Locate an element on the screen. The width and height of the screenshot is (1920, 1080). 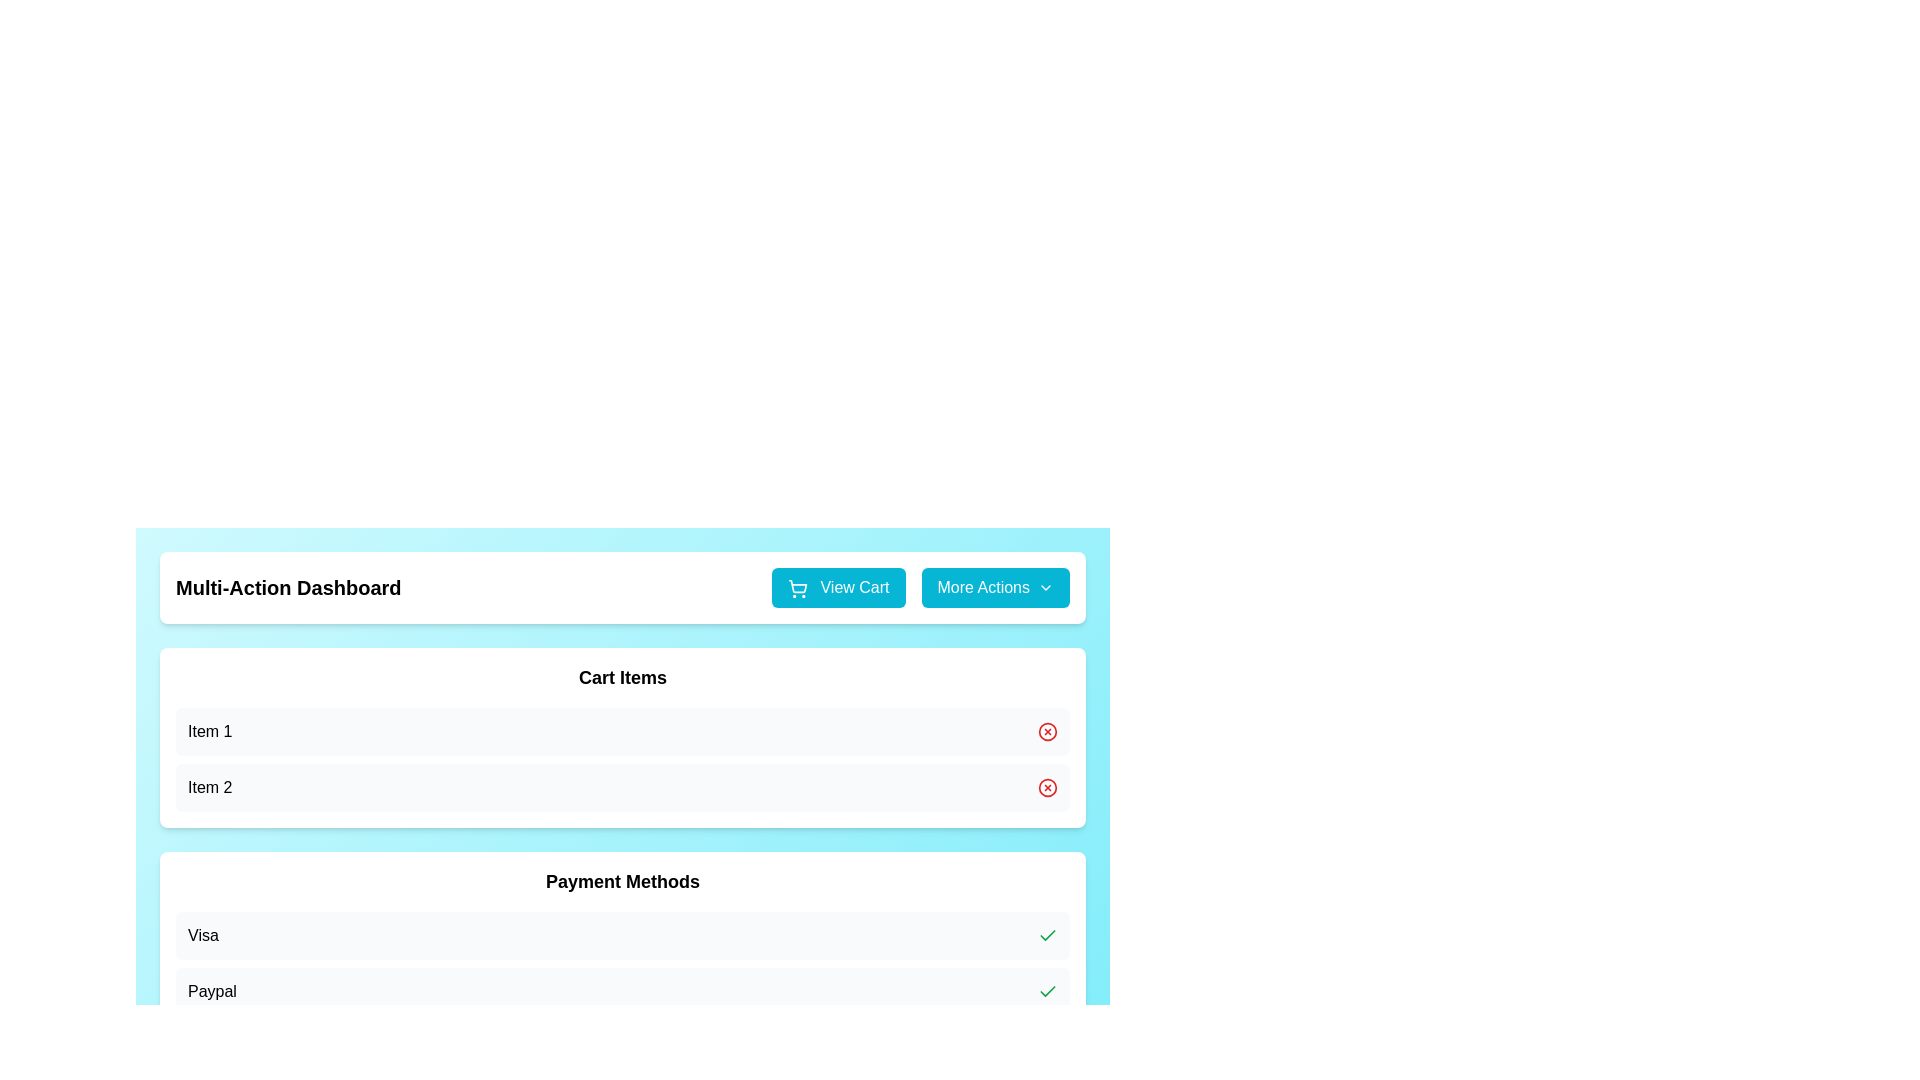
on the shopping cart icon located is located at coordinates (796, 586).